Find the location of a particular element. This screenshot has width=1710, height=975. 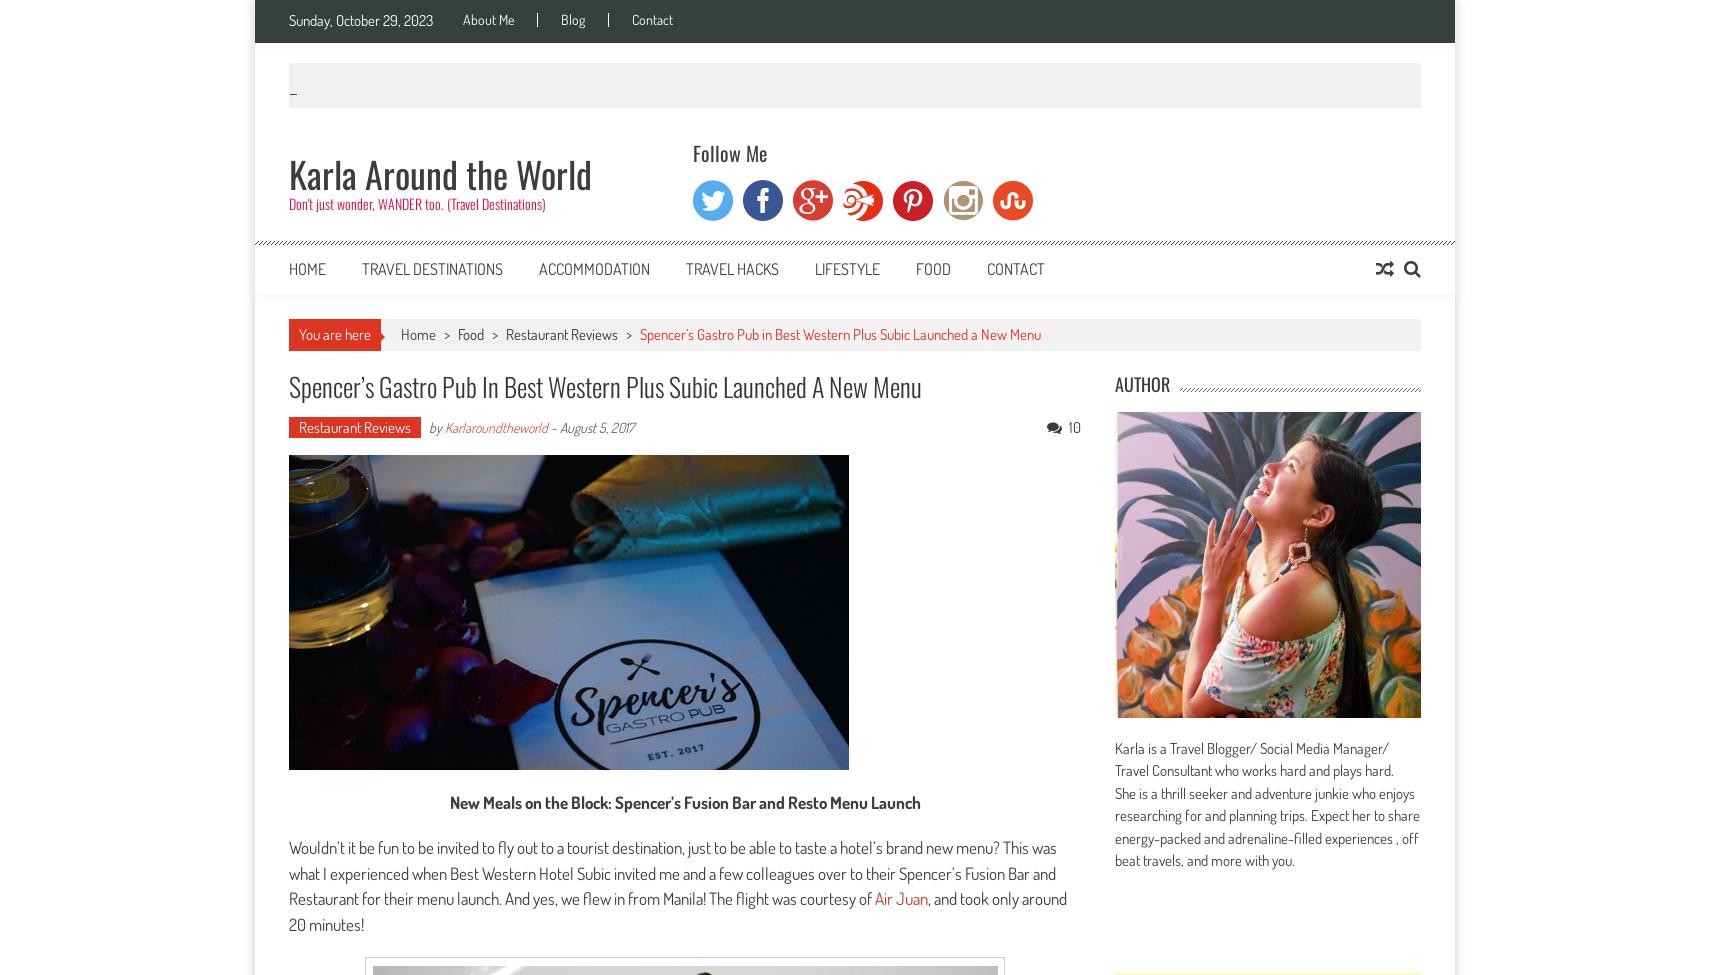

'Food' is located at coordinates (470, 332).